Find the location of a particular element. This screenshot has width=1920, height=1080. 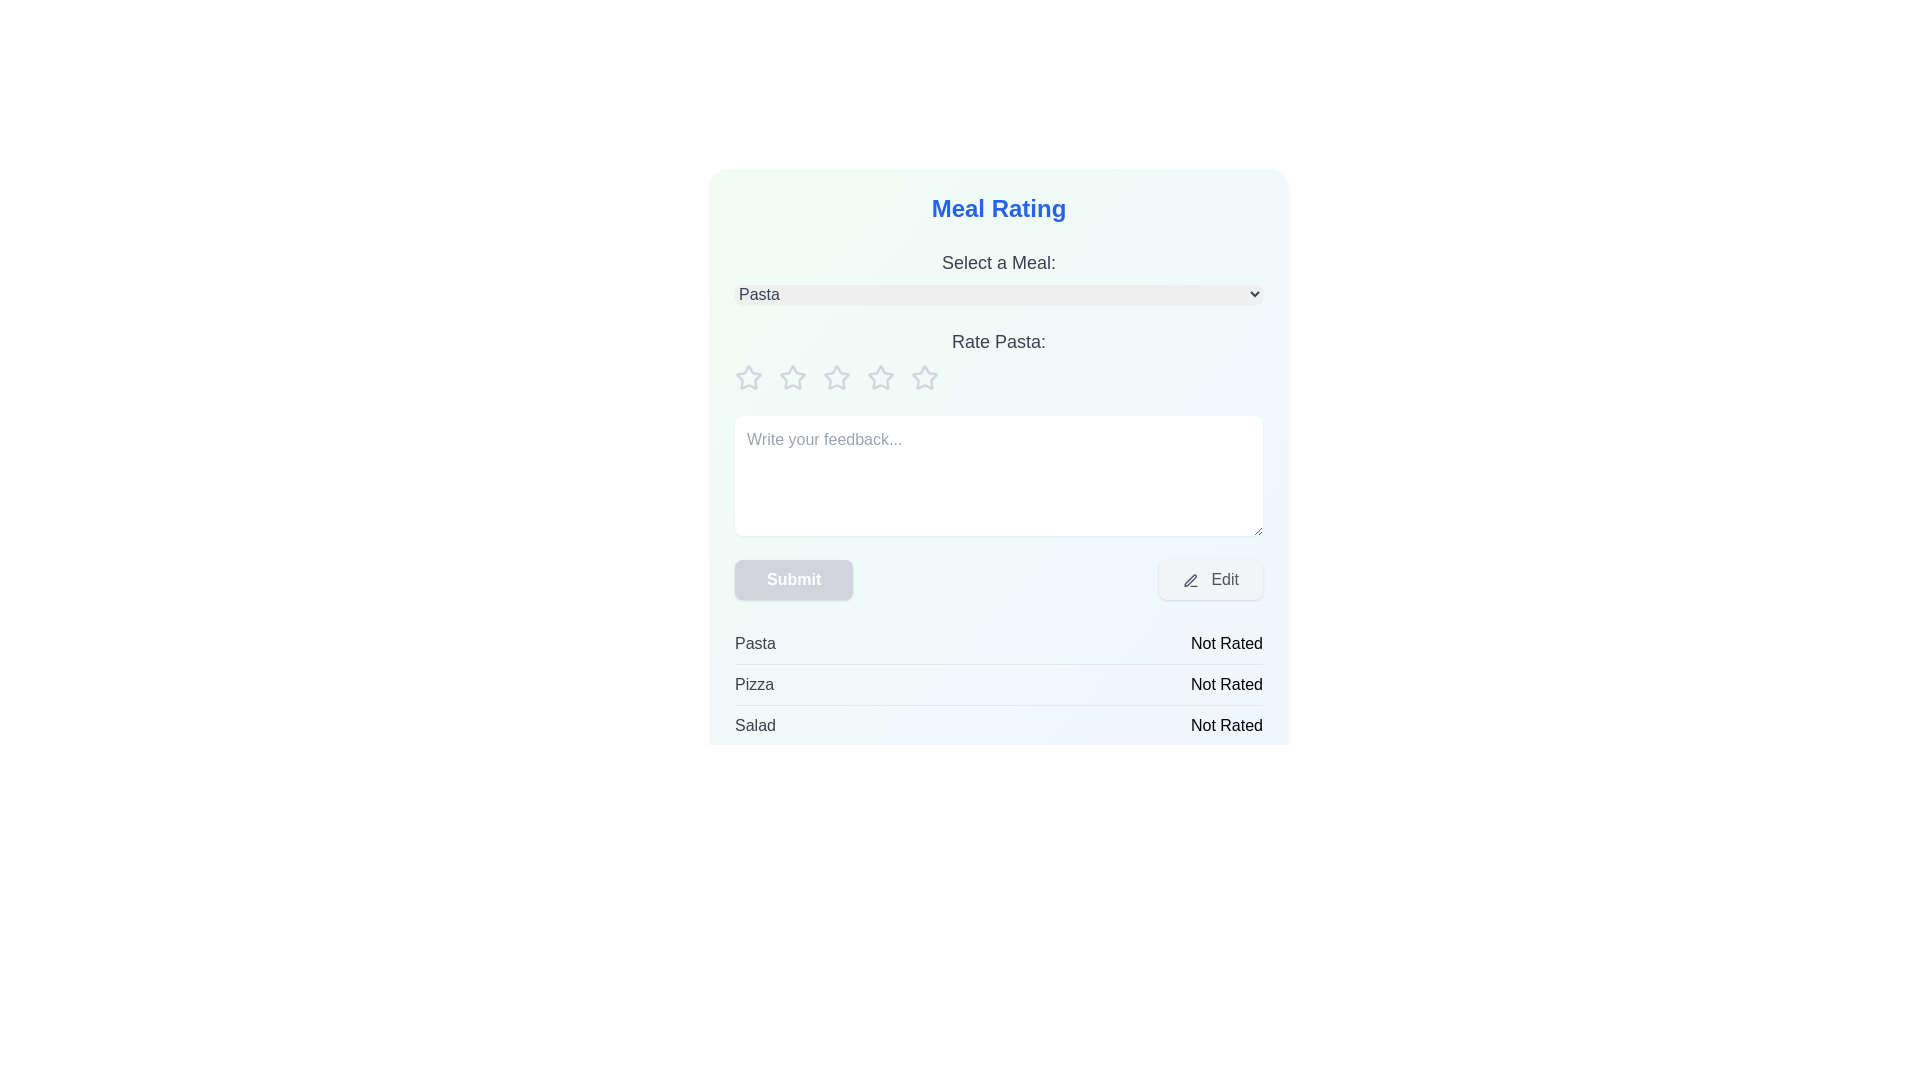

the static text label displaying 'Not Rated' located at the right end of the 'Salad' item in the list is located at coordinates (1226, 725).